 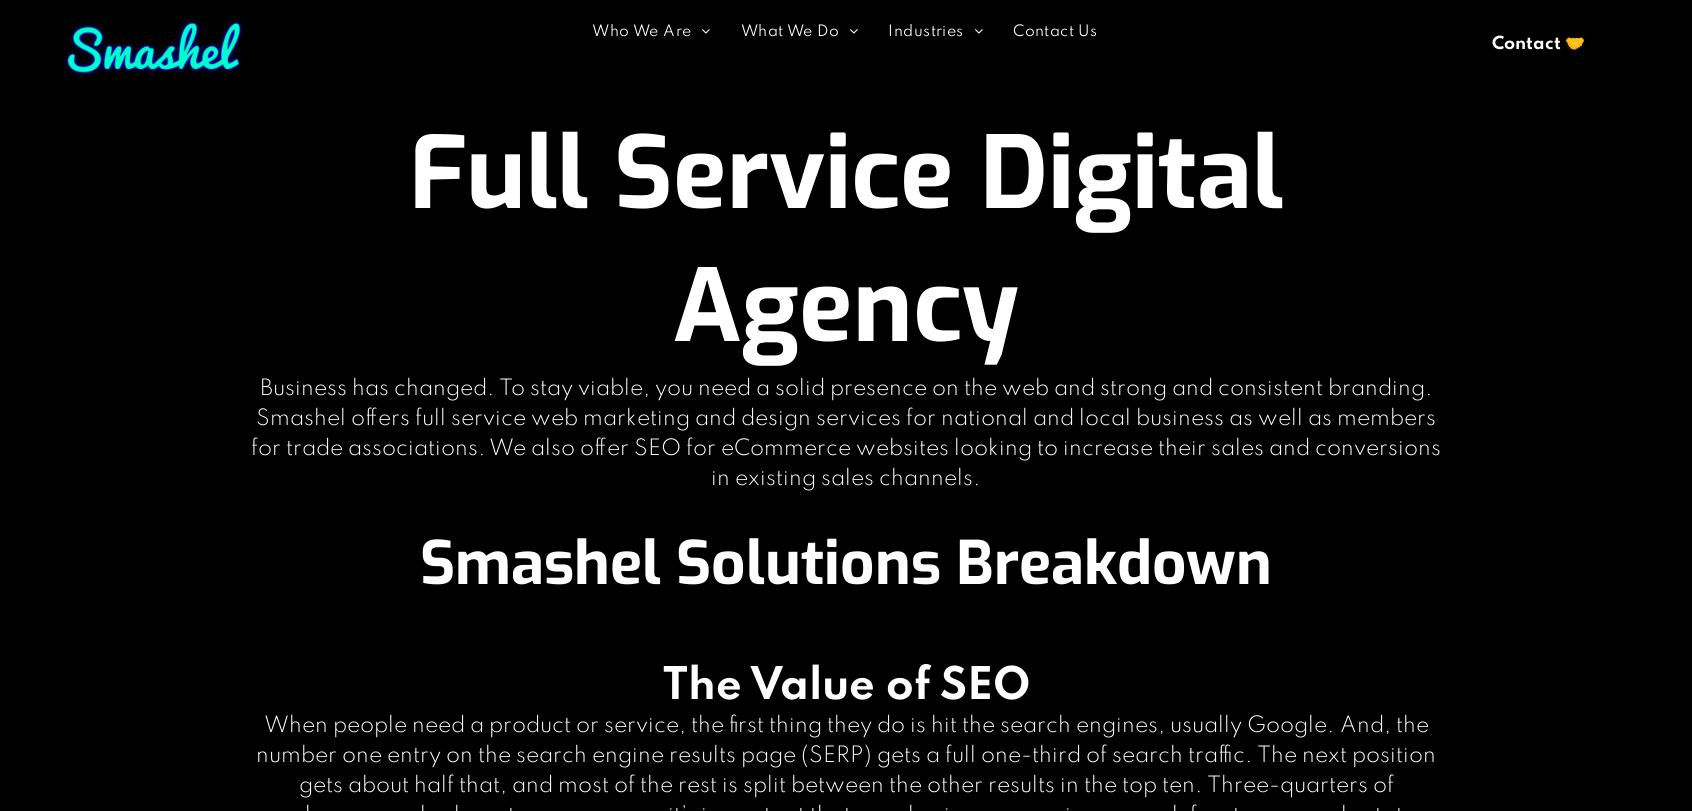 I want to click on 'Core Values', so click(x=653, y=57).